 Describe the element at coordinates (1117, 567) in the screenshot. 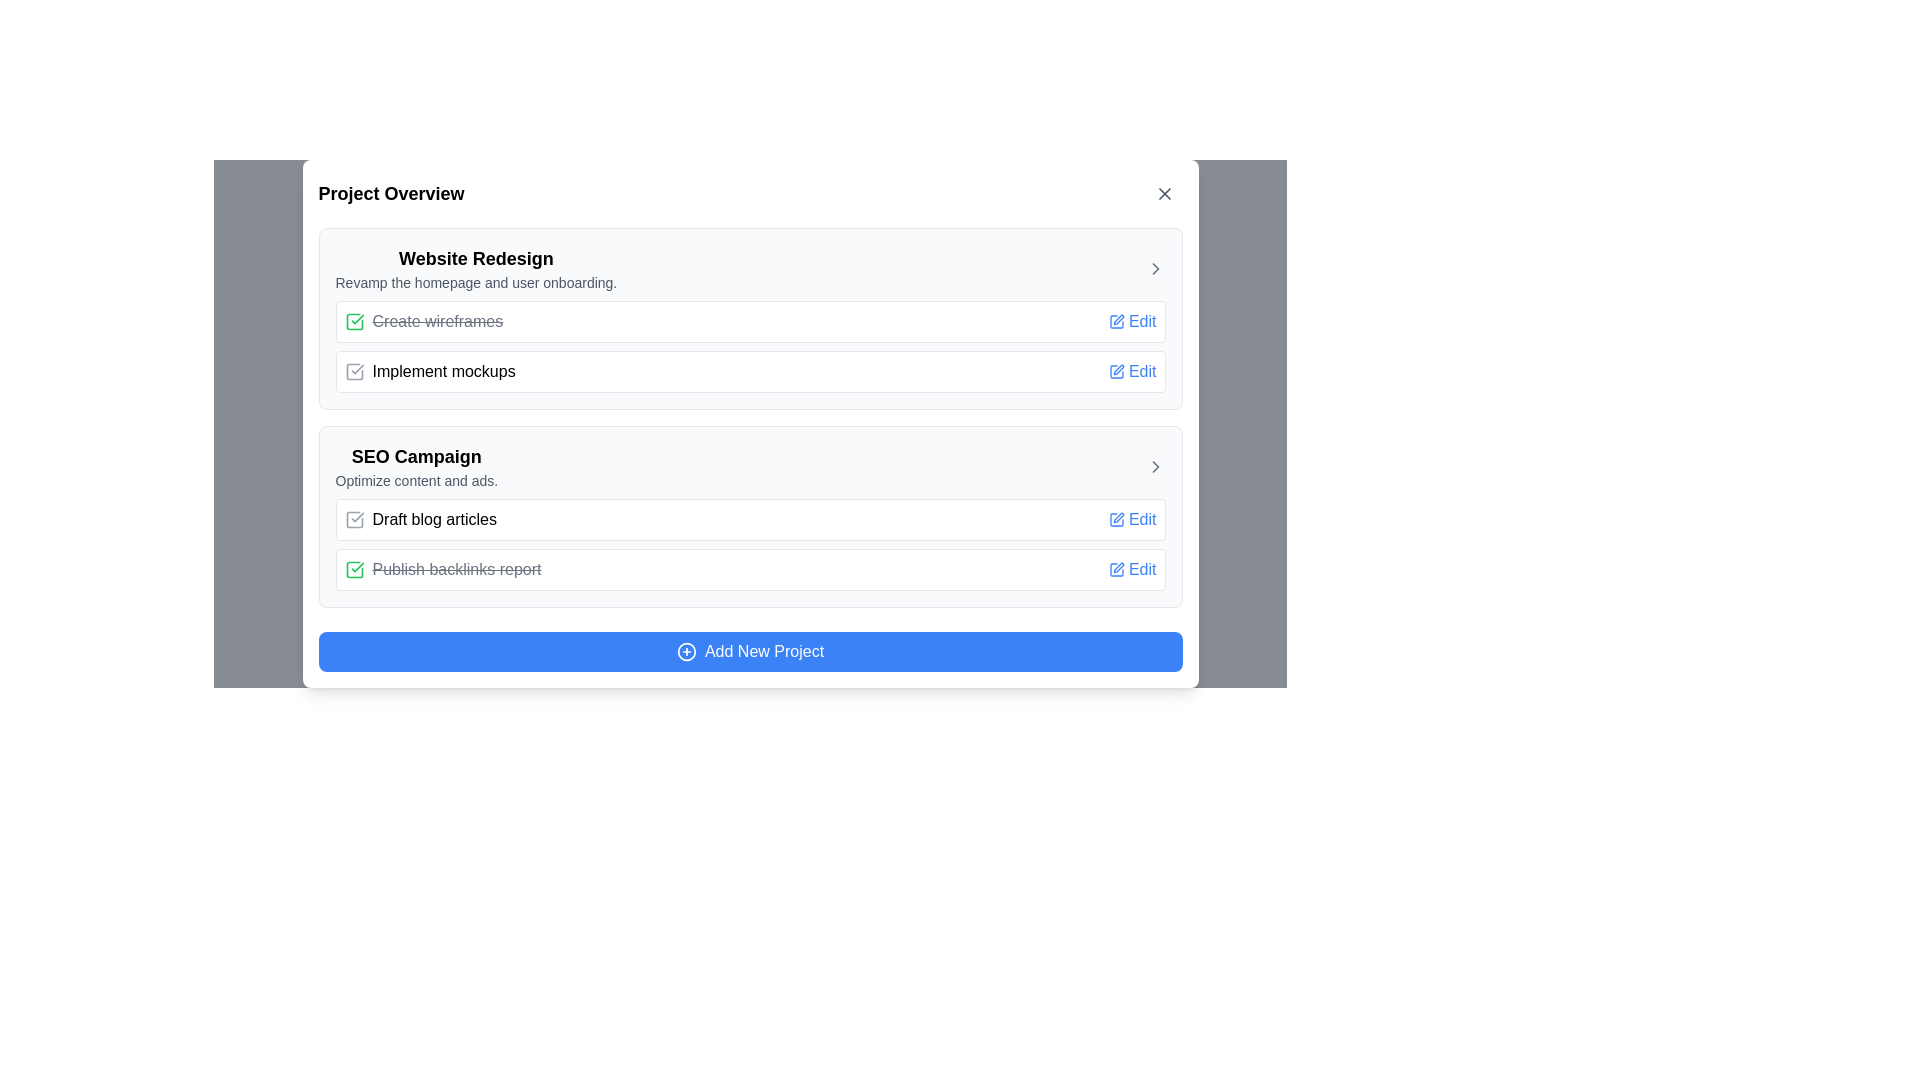

I see `the pen icon, which is a minimalistic line-based graphic located within a square button on the right-hand side of a project task row, next to the 'Edit' text label` at that location.